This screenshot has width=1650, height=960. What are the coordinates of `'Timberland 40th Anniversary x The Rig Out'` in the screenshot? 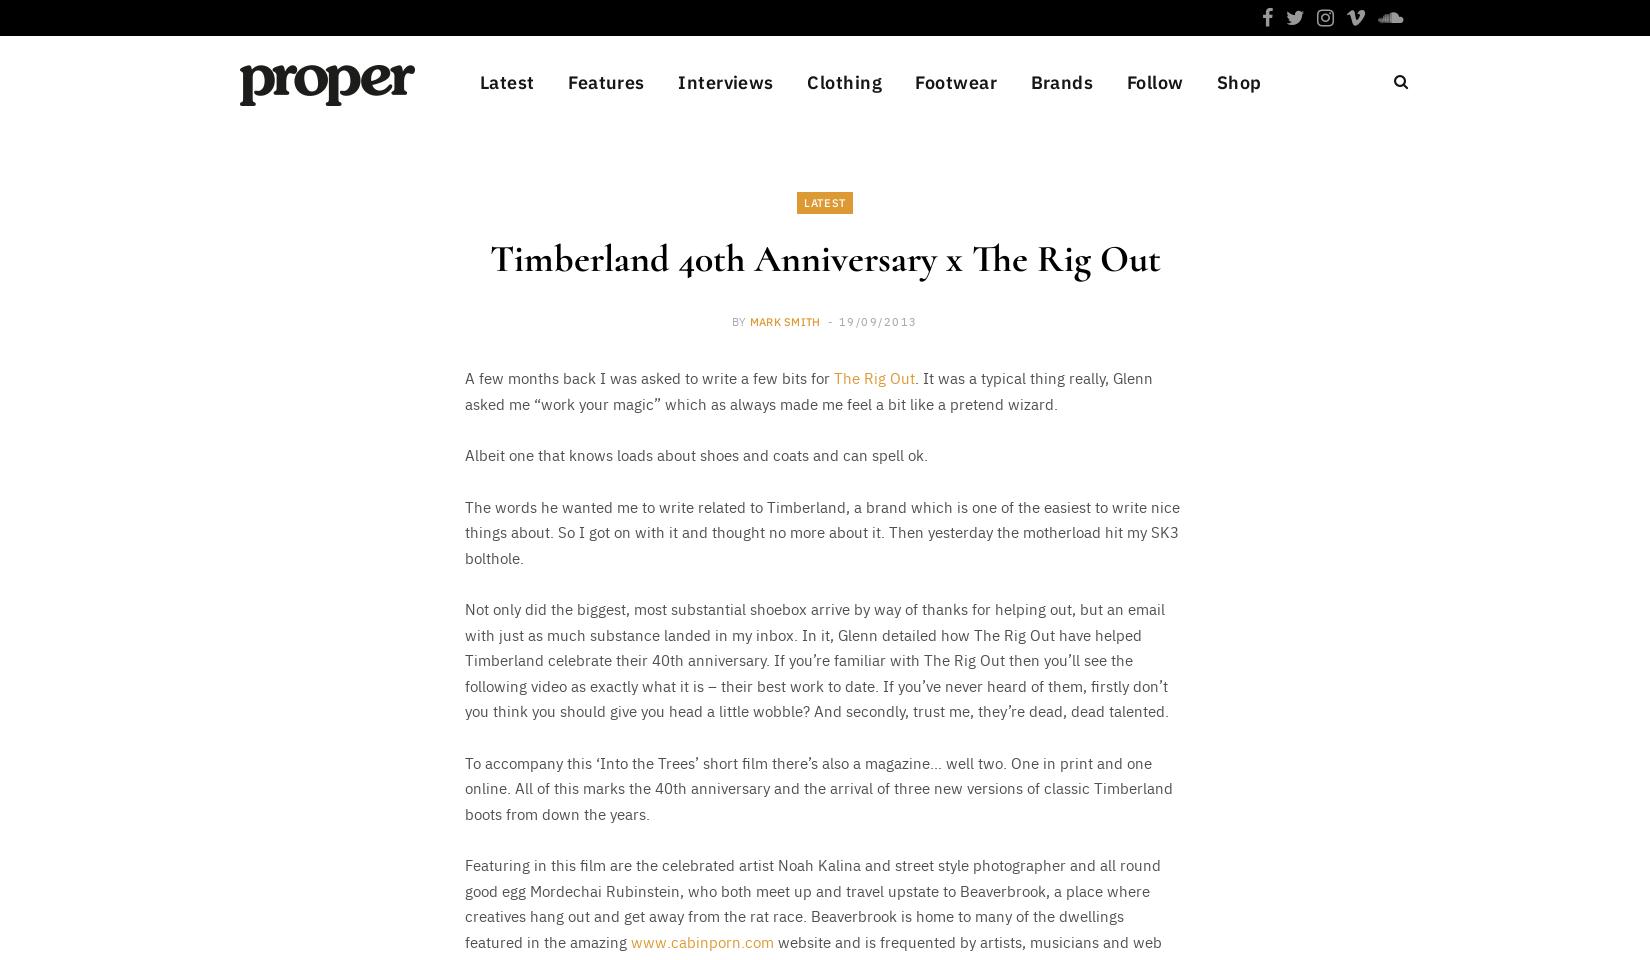 It's located at (823, 258).